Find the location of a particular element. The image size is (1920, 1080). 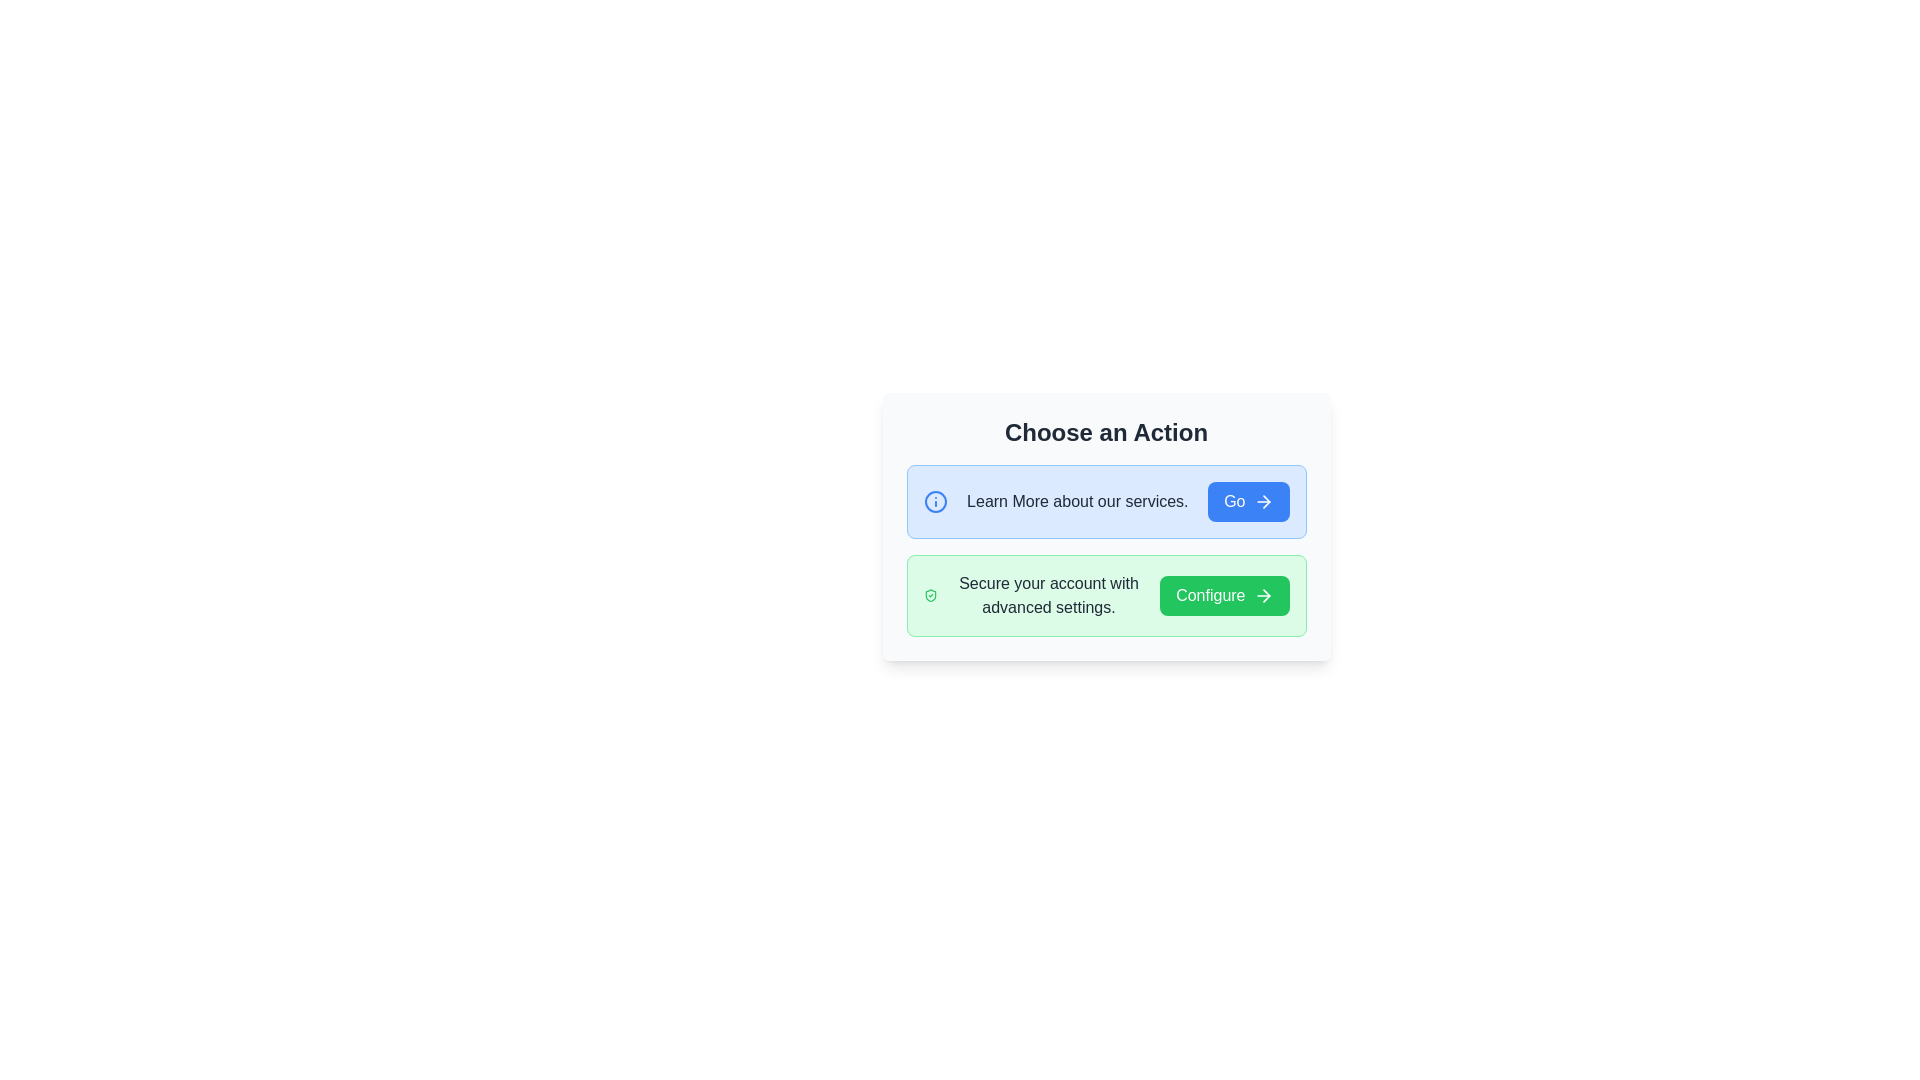

the forward navigation icon within the 'Go' button located at the top segment of the layout is located at coordinates (1265, 500).